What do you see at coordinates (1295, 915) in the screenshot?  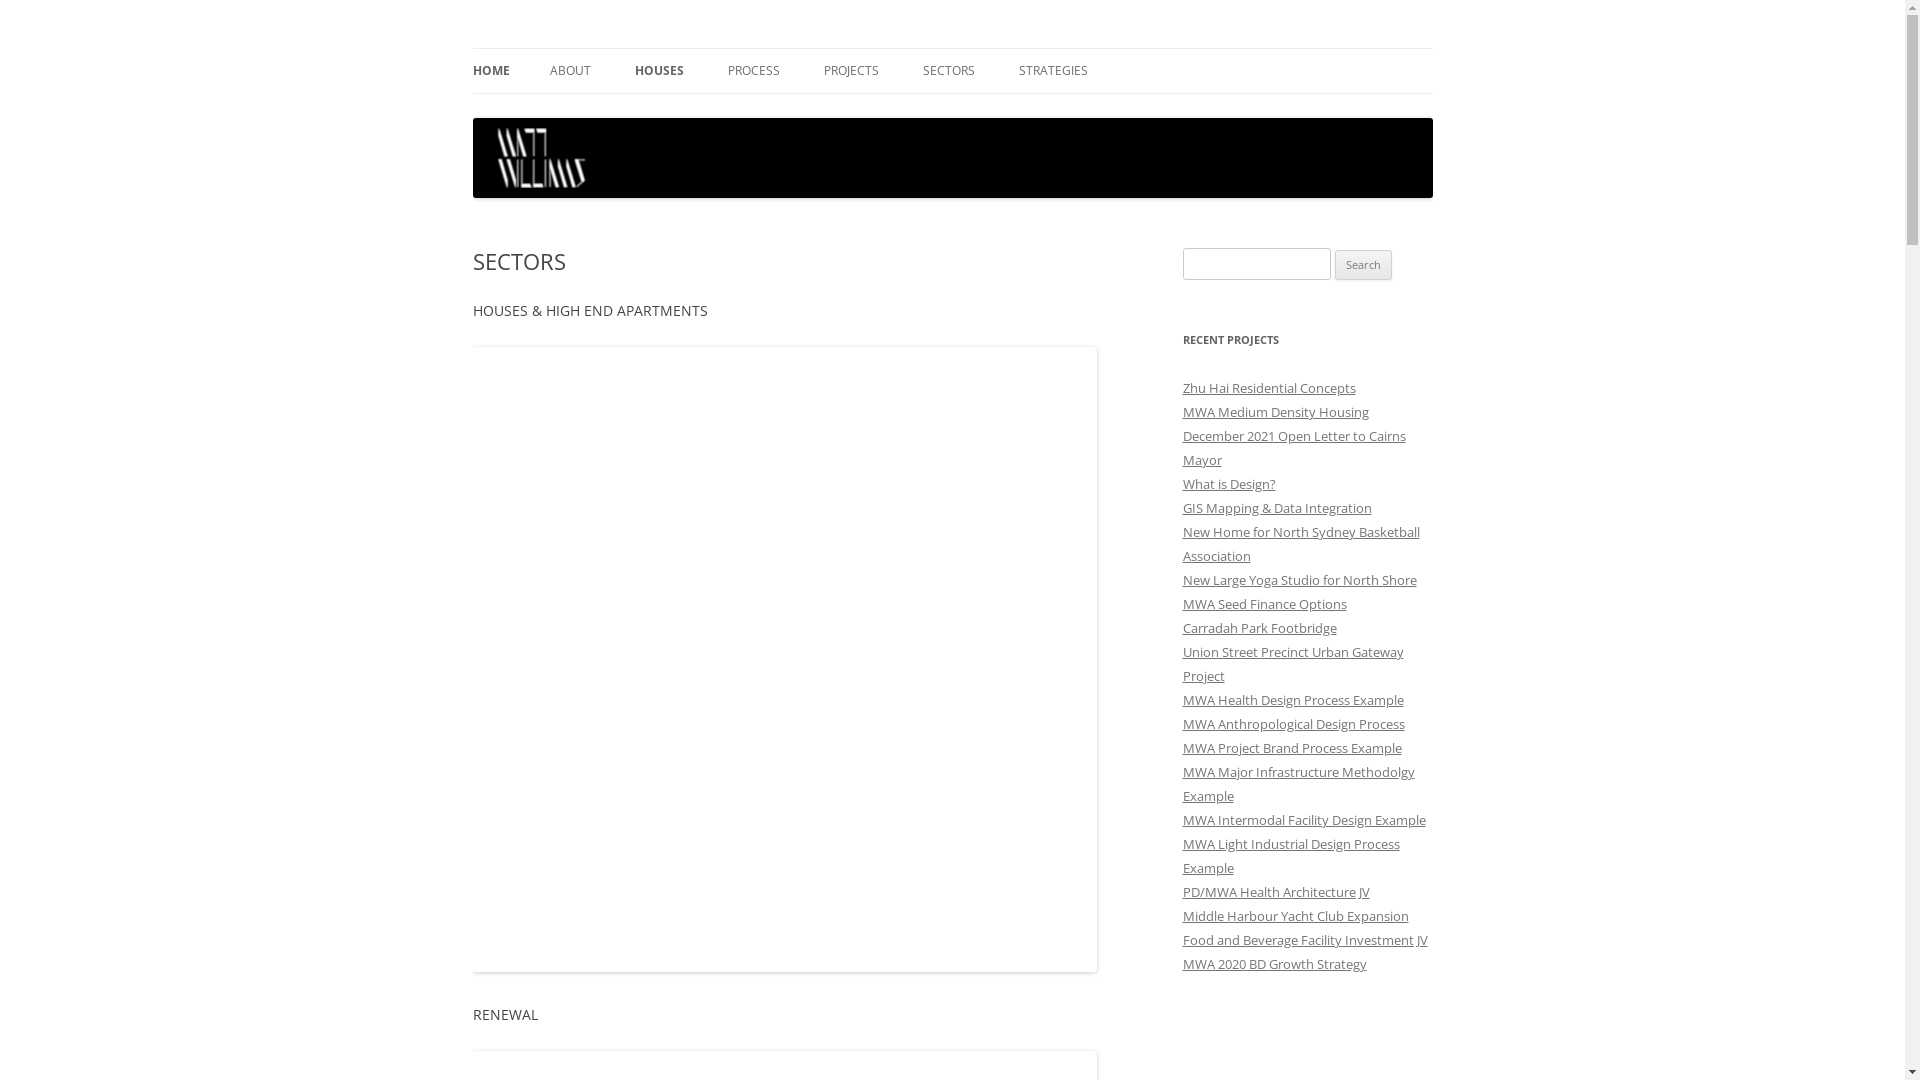 I see `'Middle Harbour Yacht Club Expansion'` at bounding box center [1295, 915].